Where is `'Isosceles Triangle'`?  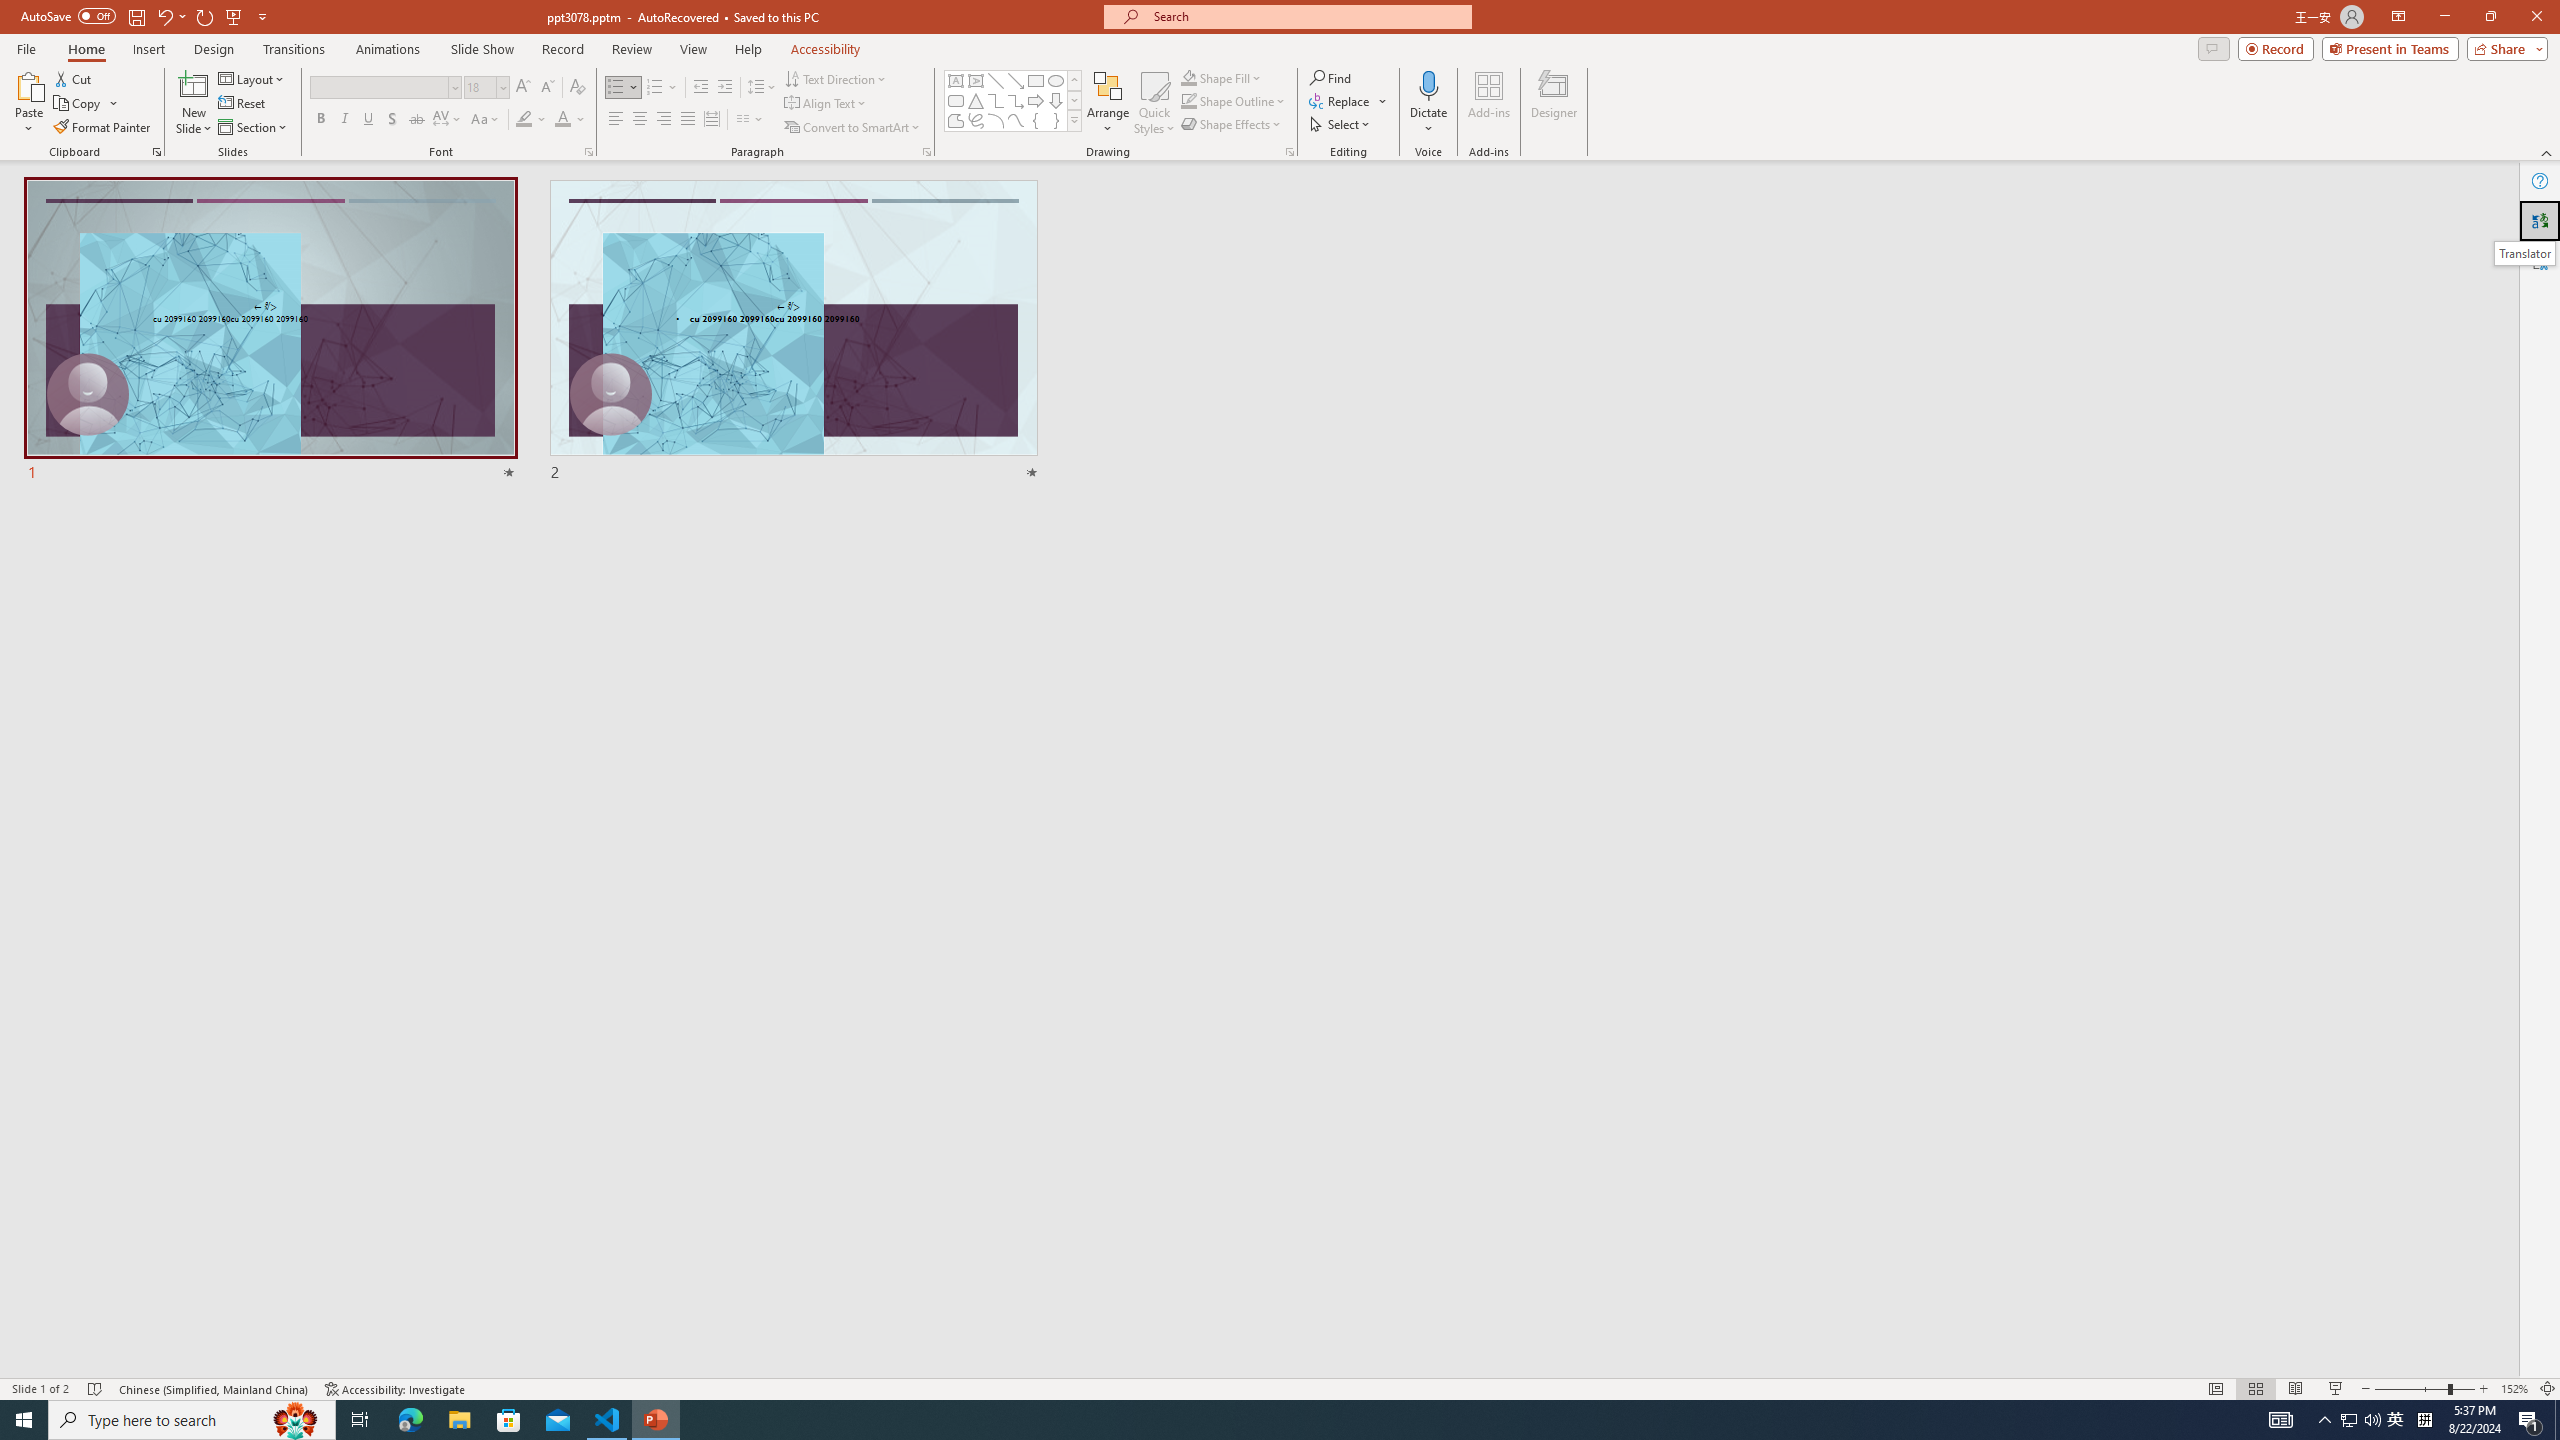 'Isosceles Triangle' is located at coordinates (974, 99).